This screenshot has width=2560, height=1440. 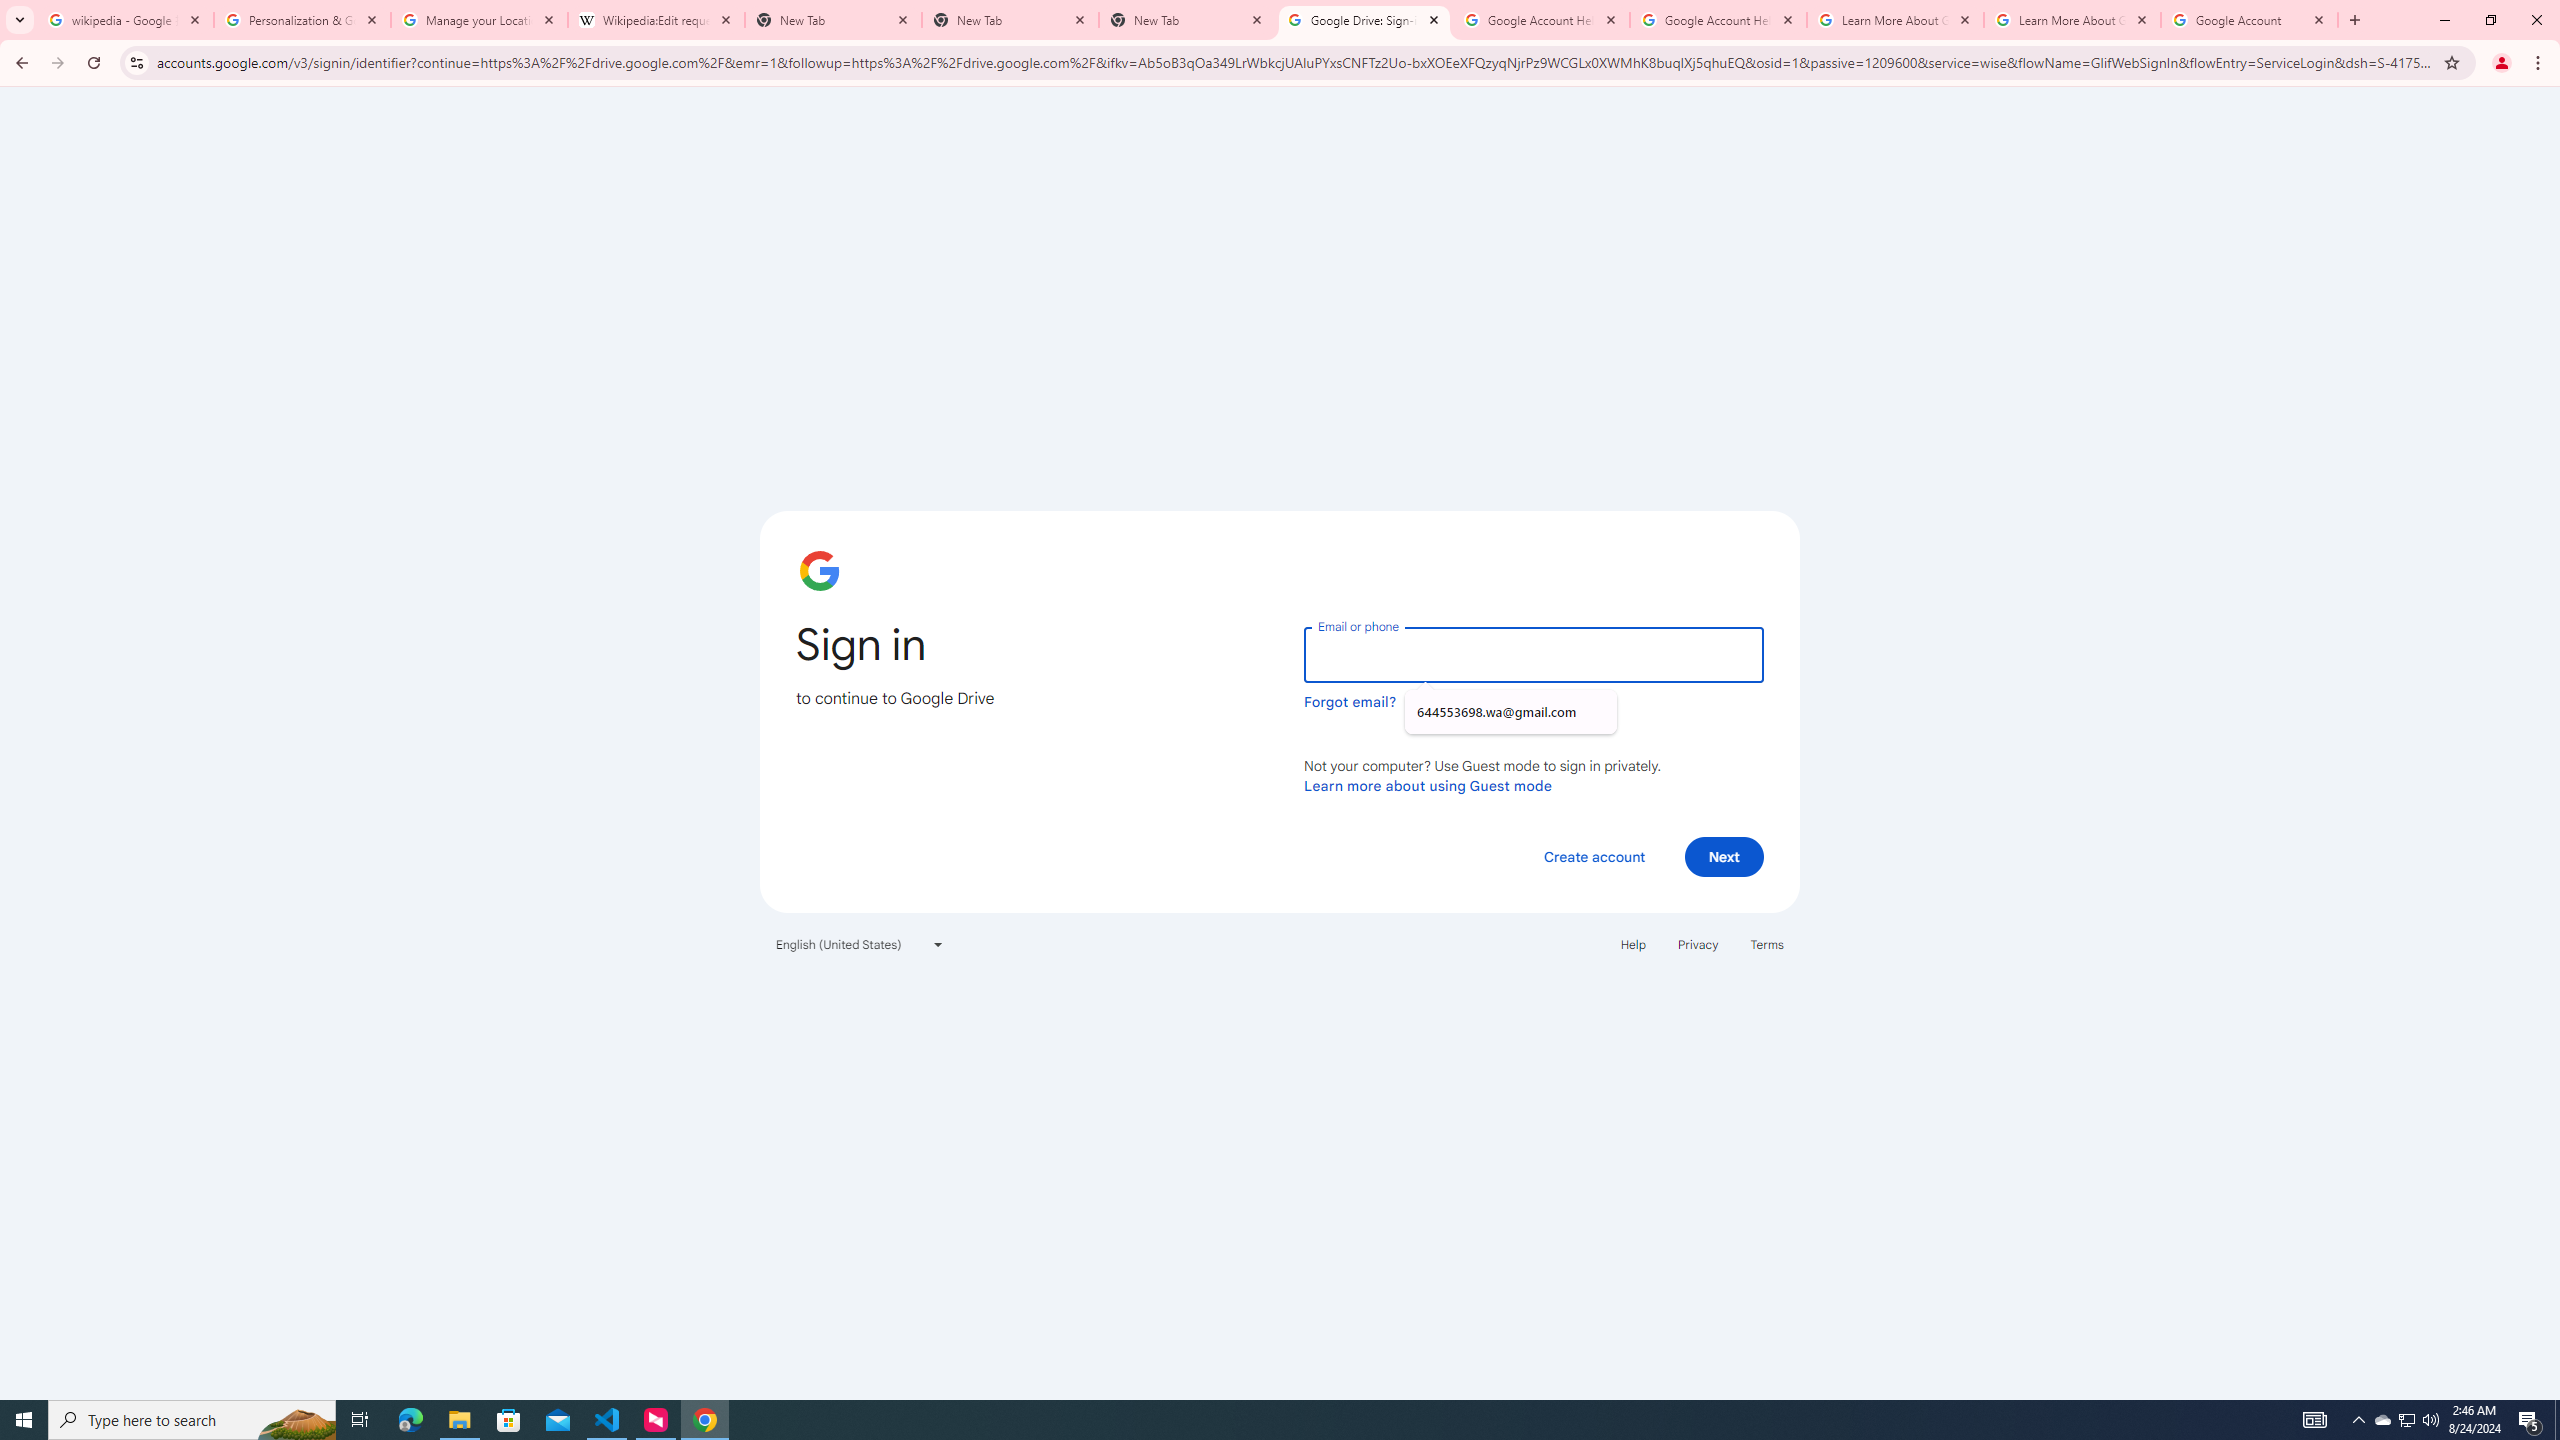 What do you see at coordinates (1593, 855) in the screenshot?
I see `'Create account'` at bounding box center [1593, 855].